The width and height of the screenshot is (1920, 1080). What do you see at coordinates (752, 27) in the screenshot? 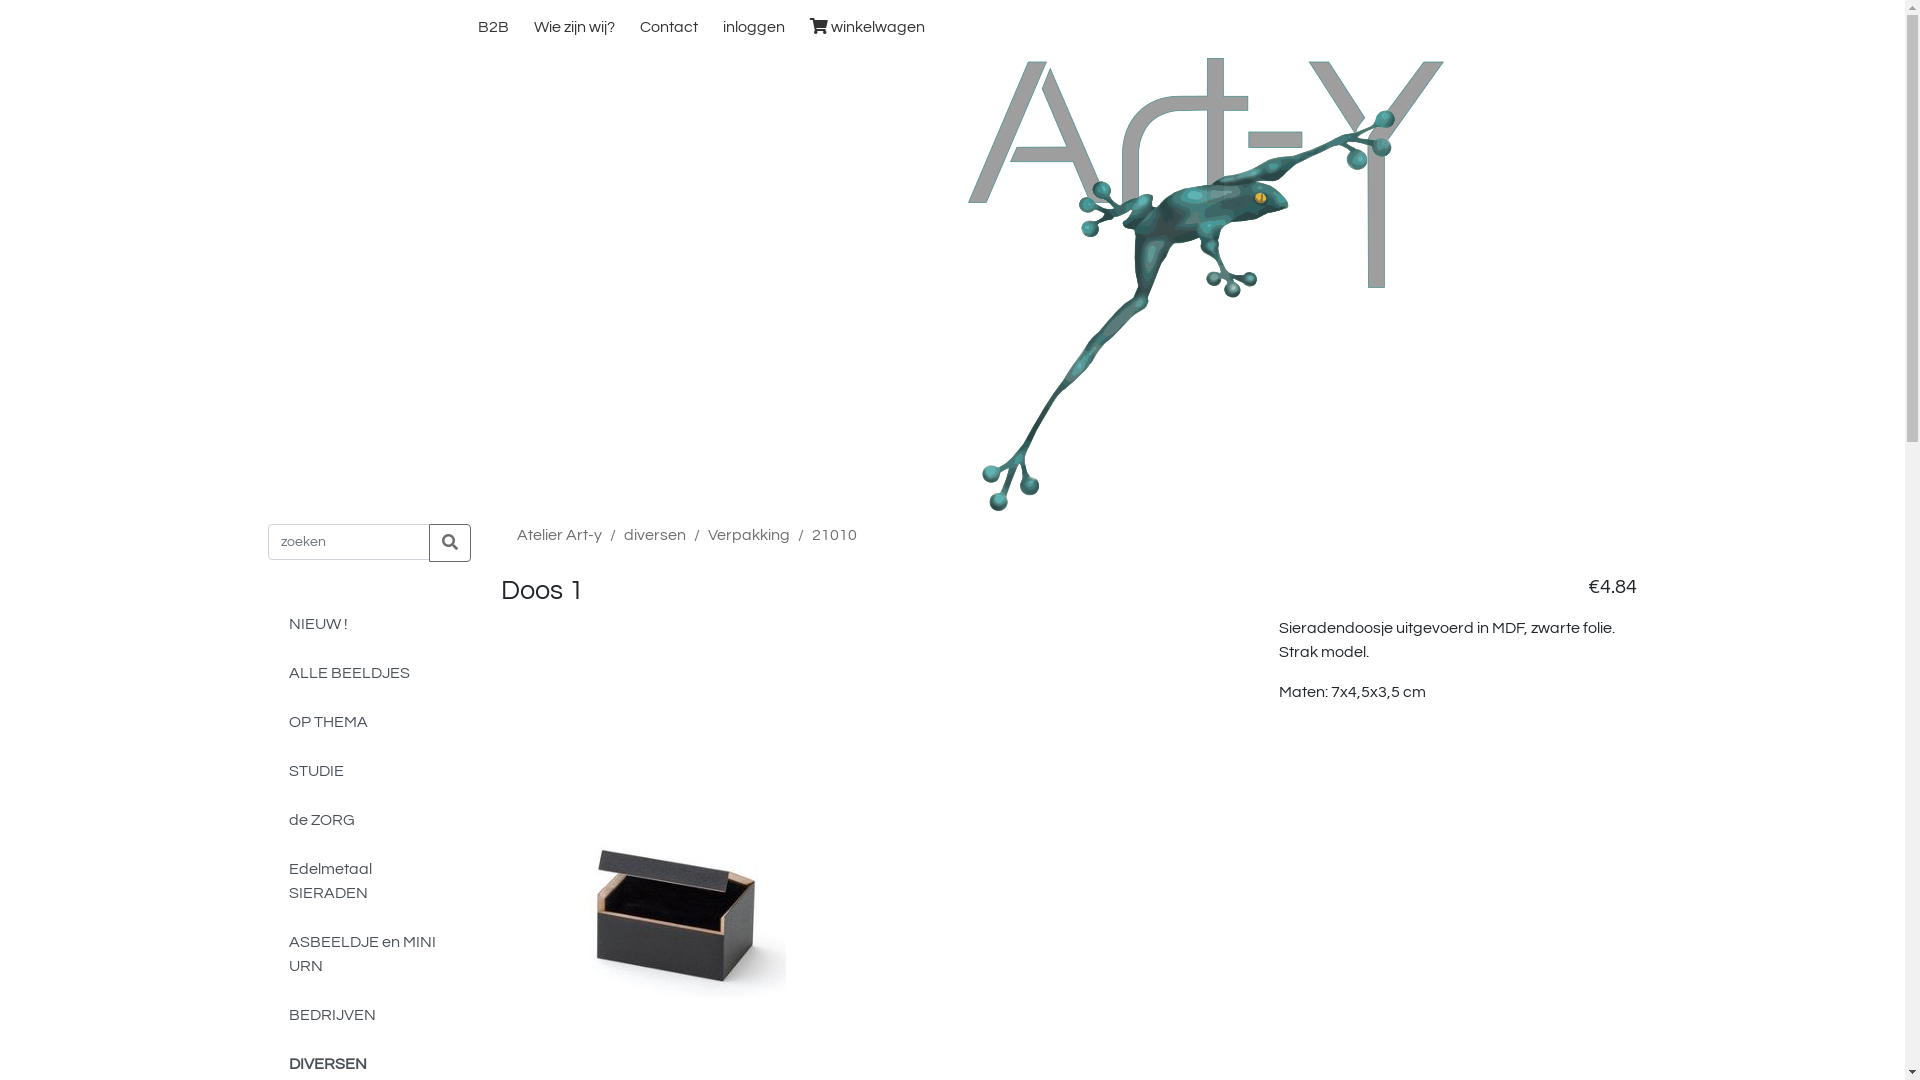
I see `'inloggen'` at bounding box center [752, 27].